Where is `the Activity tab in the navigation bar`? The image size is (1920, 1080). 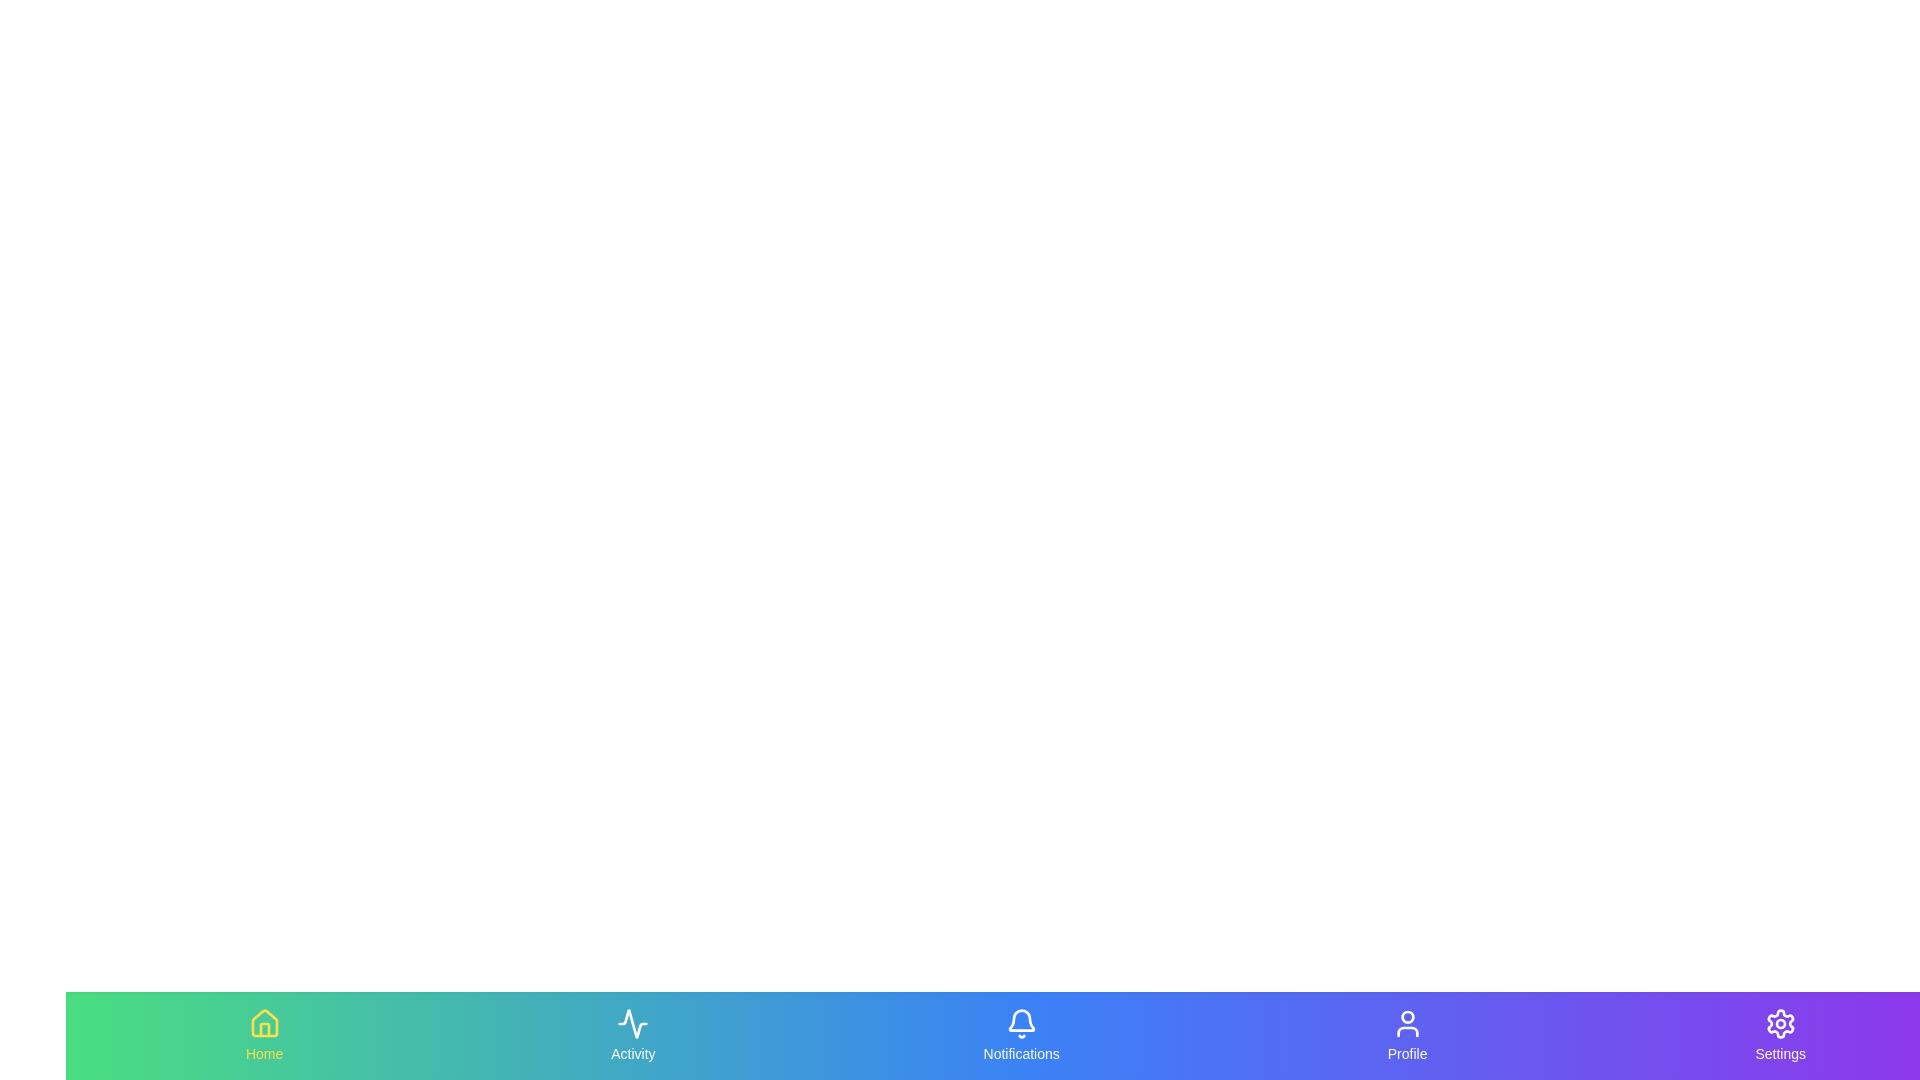
the Activity tab in the navigation bar is located at coordinates (632, 1035).